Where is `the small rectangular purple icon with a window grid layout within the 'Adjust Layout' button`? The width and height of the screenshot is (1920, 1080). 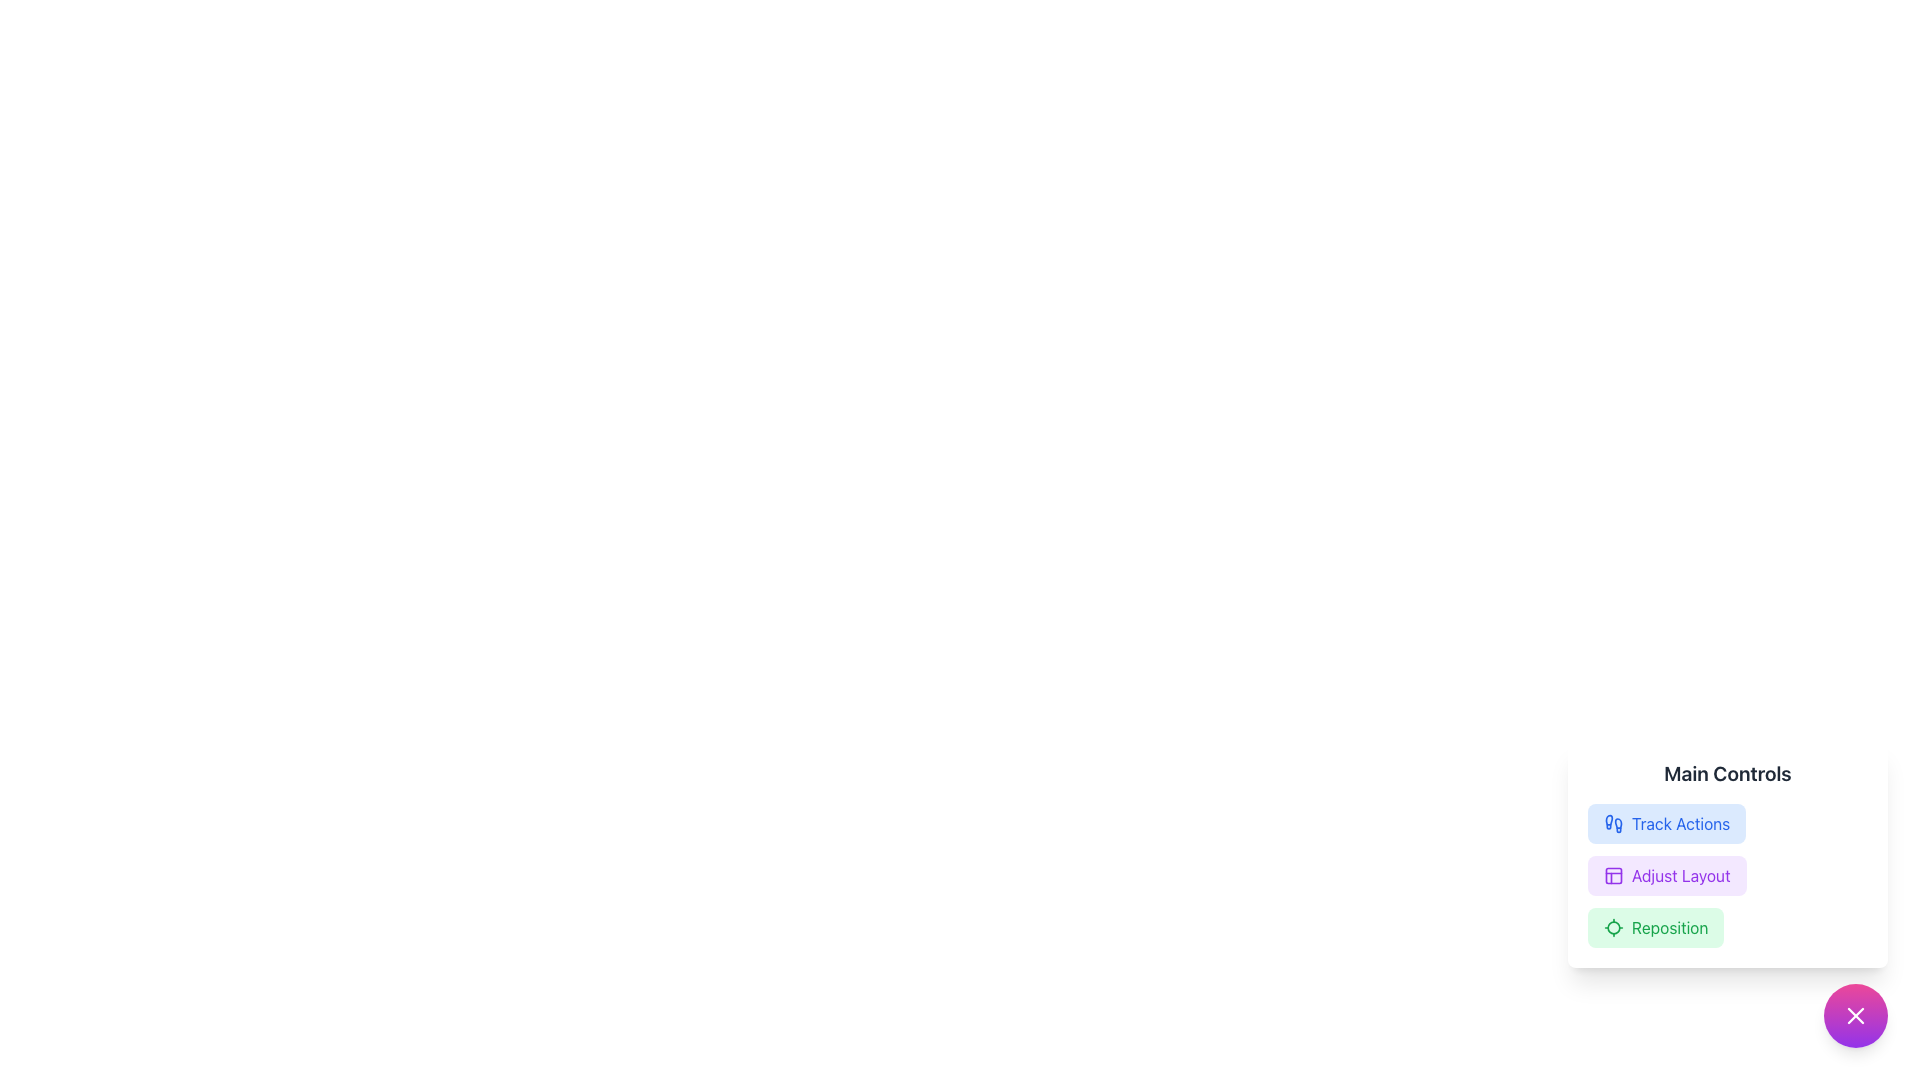 the small rectangular purple icon with a window grid layout within the 'Adjust Layout' button is located at coordinates (1613, 874).